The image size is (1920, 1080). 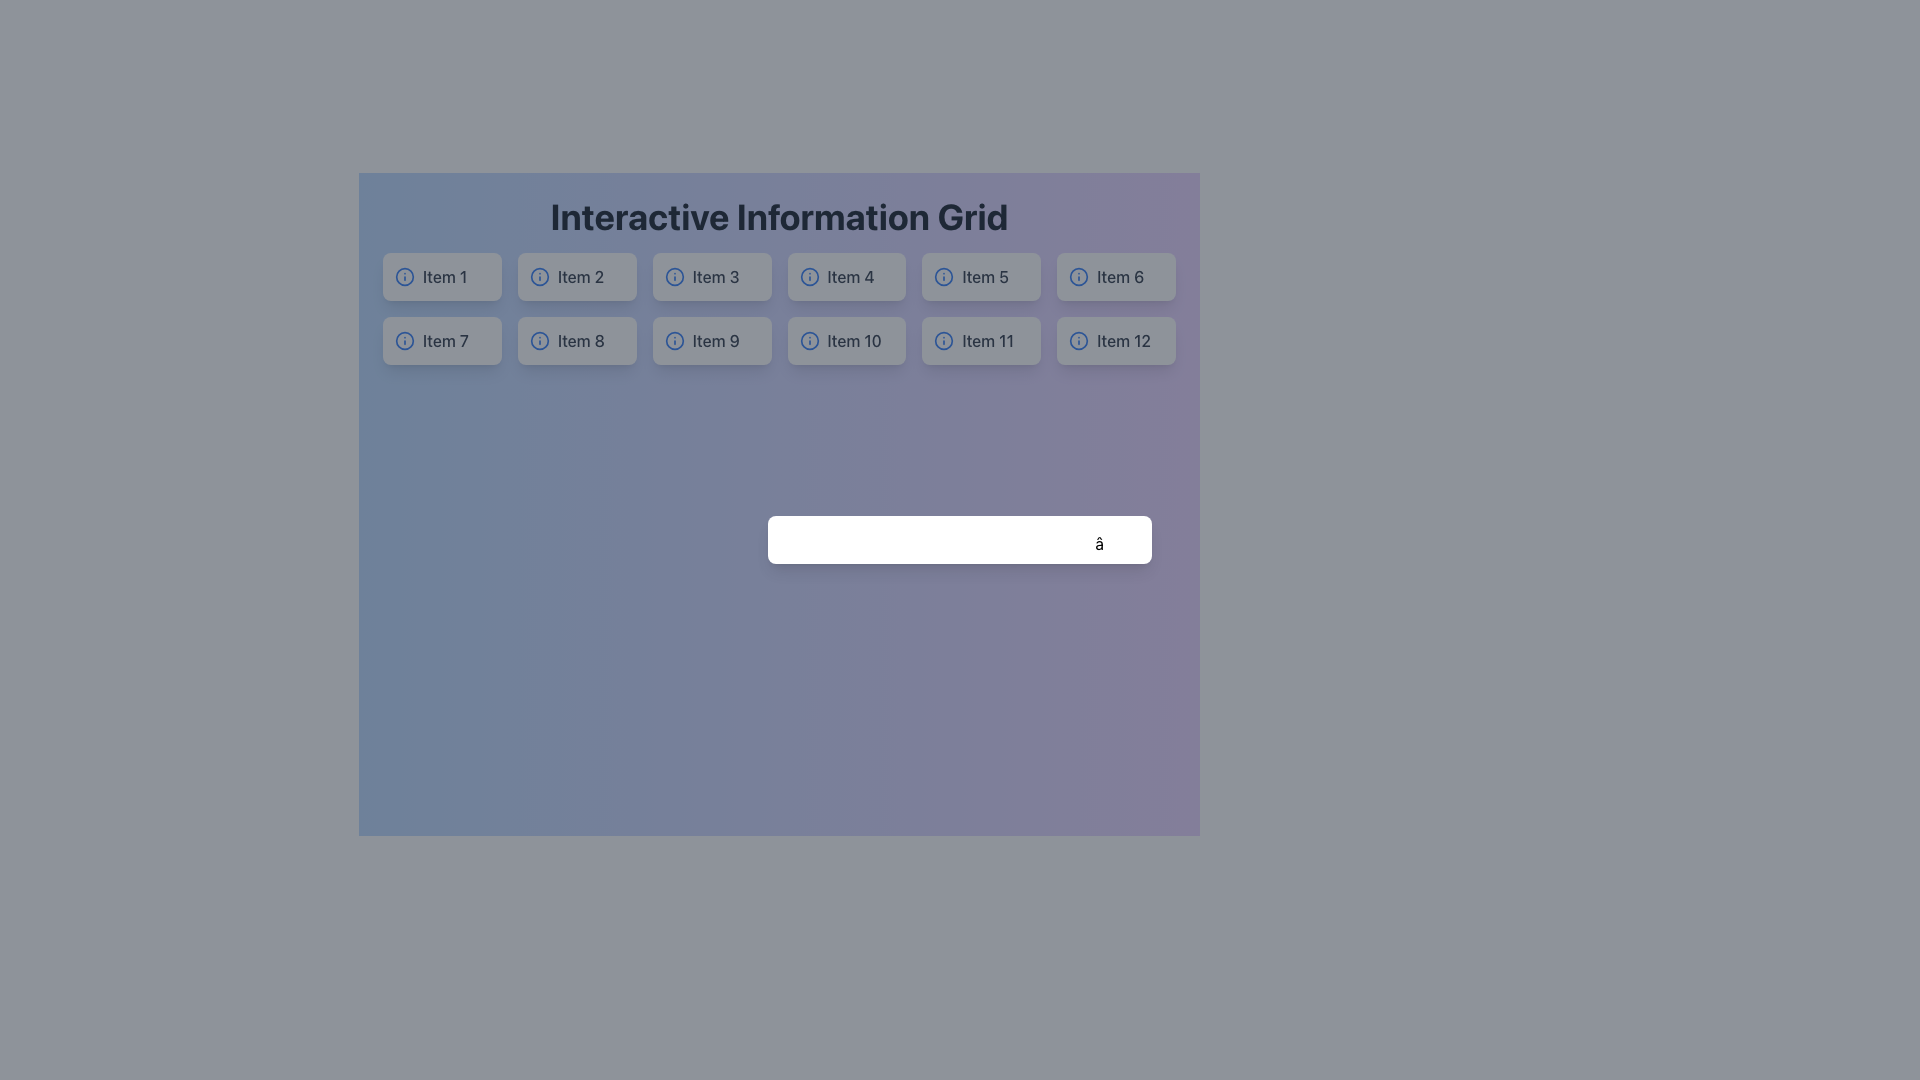 What do you see at coordinates (712, 277) in the screenshot?
I see `the informational label with the icon labeled 'Item 3', which is the third item in a horizontal grid layout, located between 'Item 2' and 'Item 4'` at bounding box center [712, 277].